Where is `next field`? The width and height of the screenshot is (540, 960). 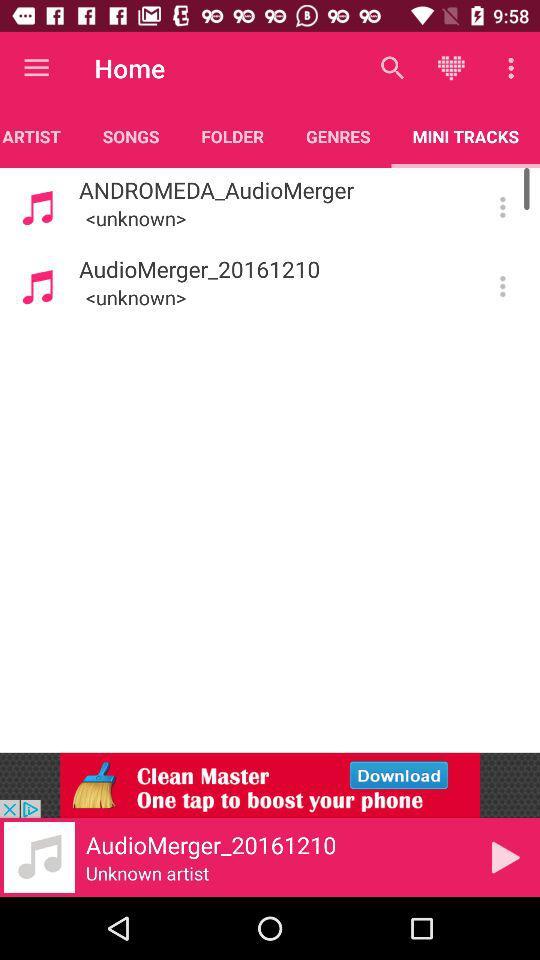 next field is located at coordinates (504, 856).